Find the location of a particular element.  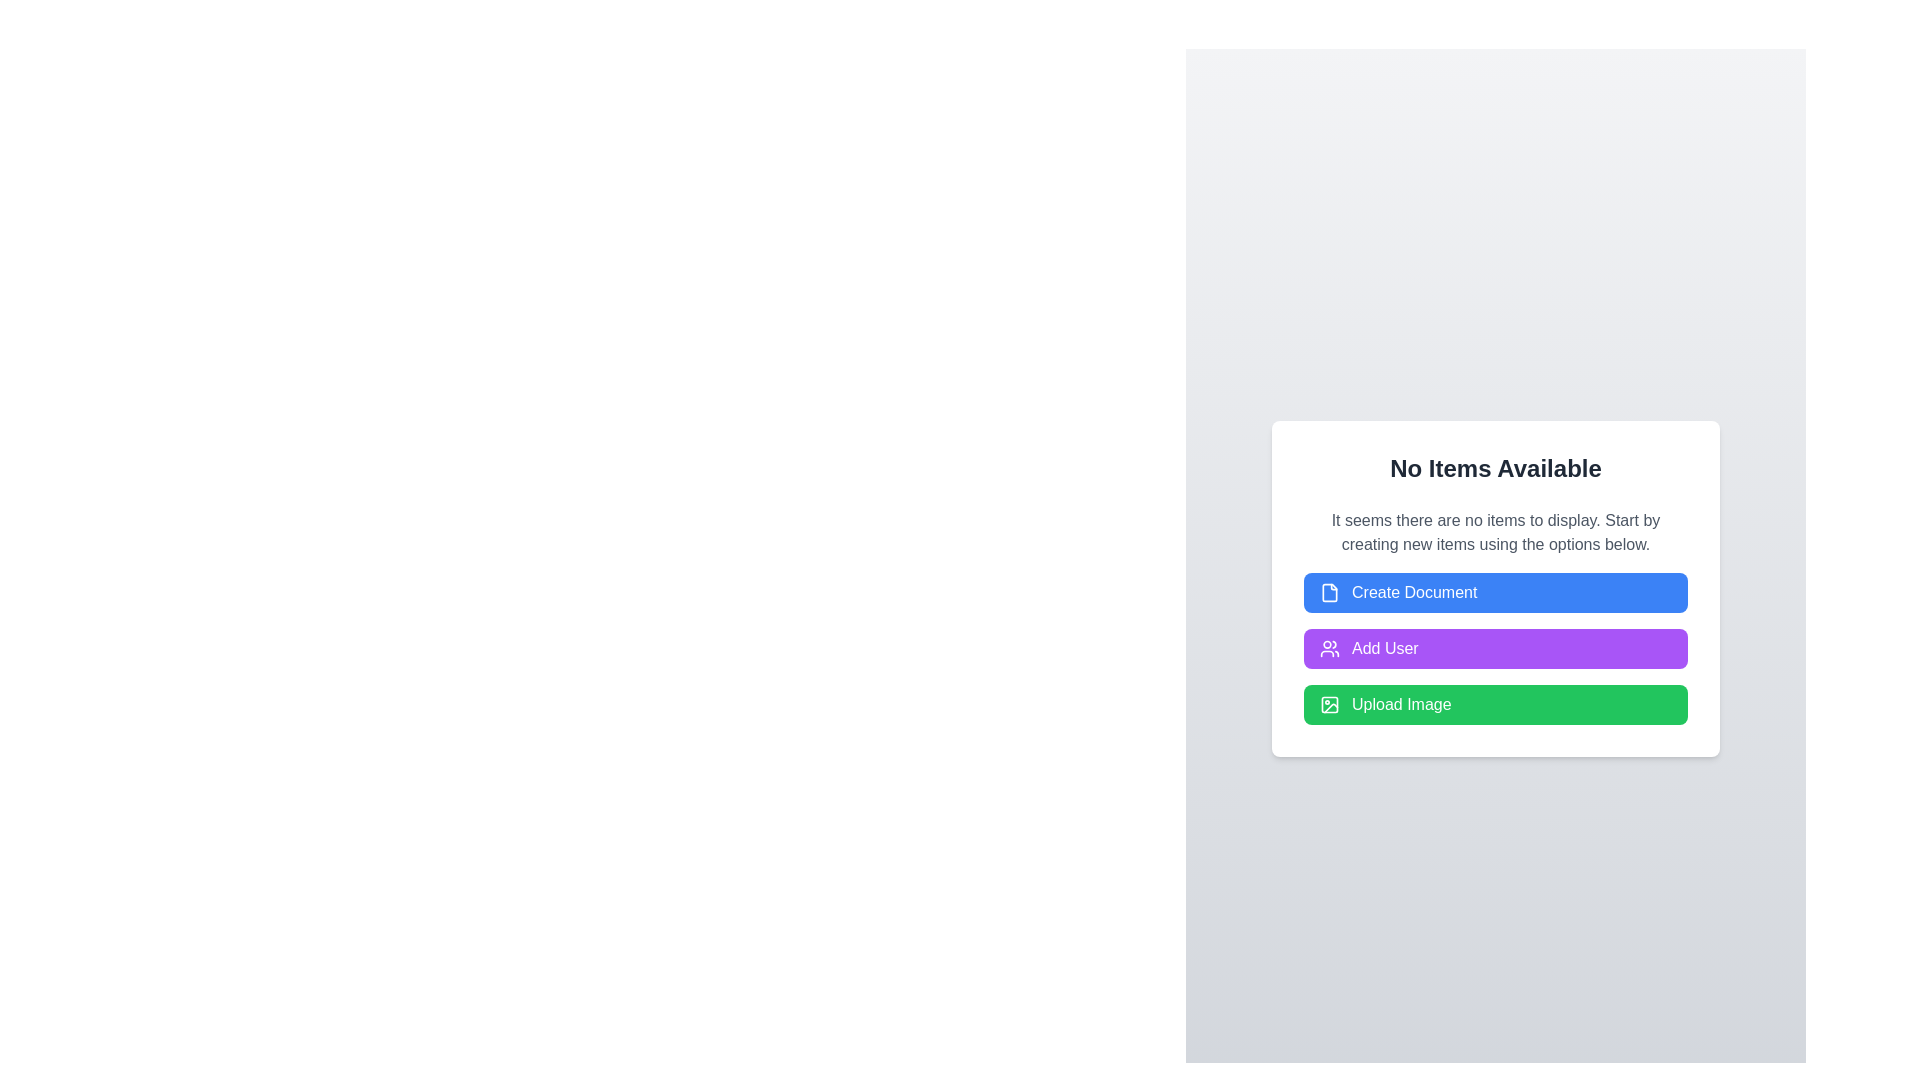

the blue button labeled 'Create Document' to observe its hover effect is located at coordinates (1496, 588).